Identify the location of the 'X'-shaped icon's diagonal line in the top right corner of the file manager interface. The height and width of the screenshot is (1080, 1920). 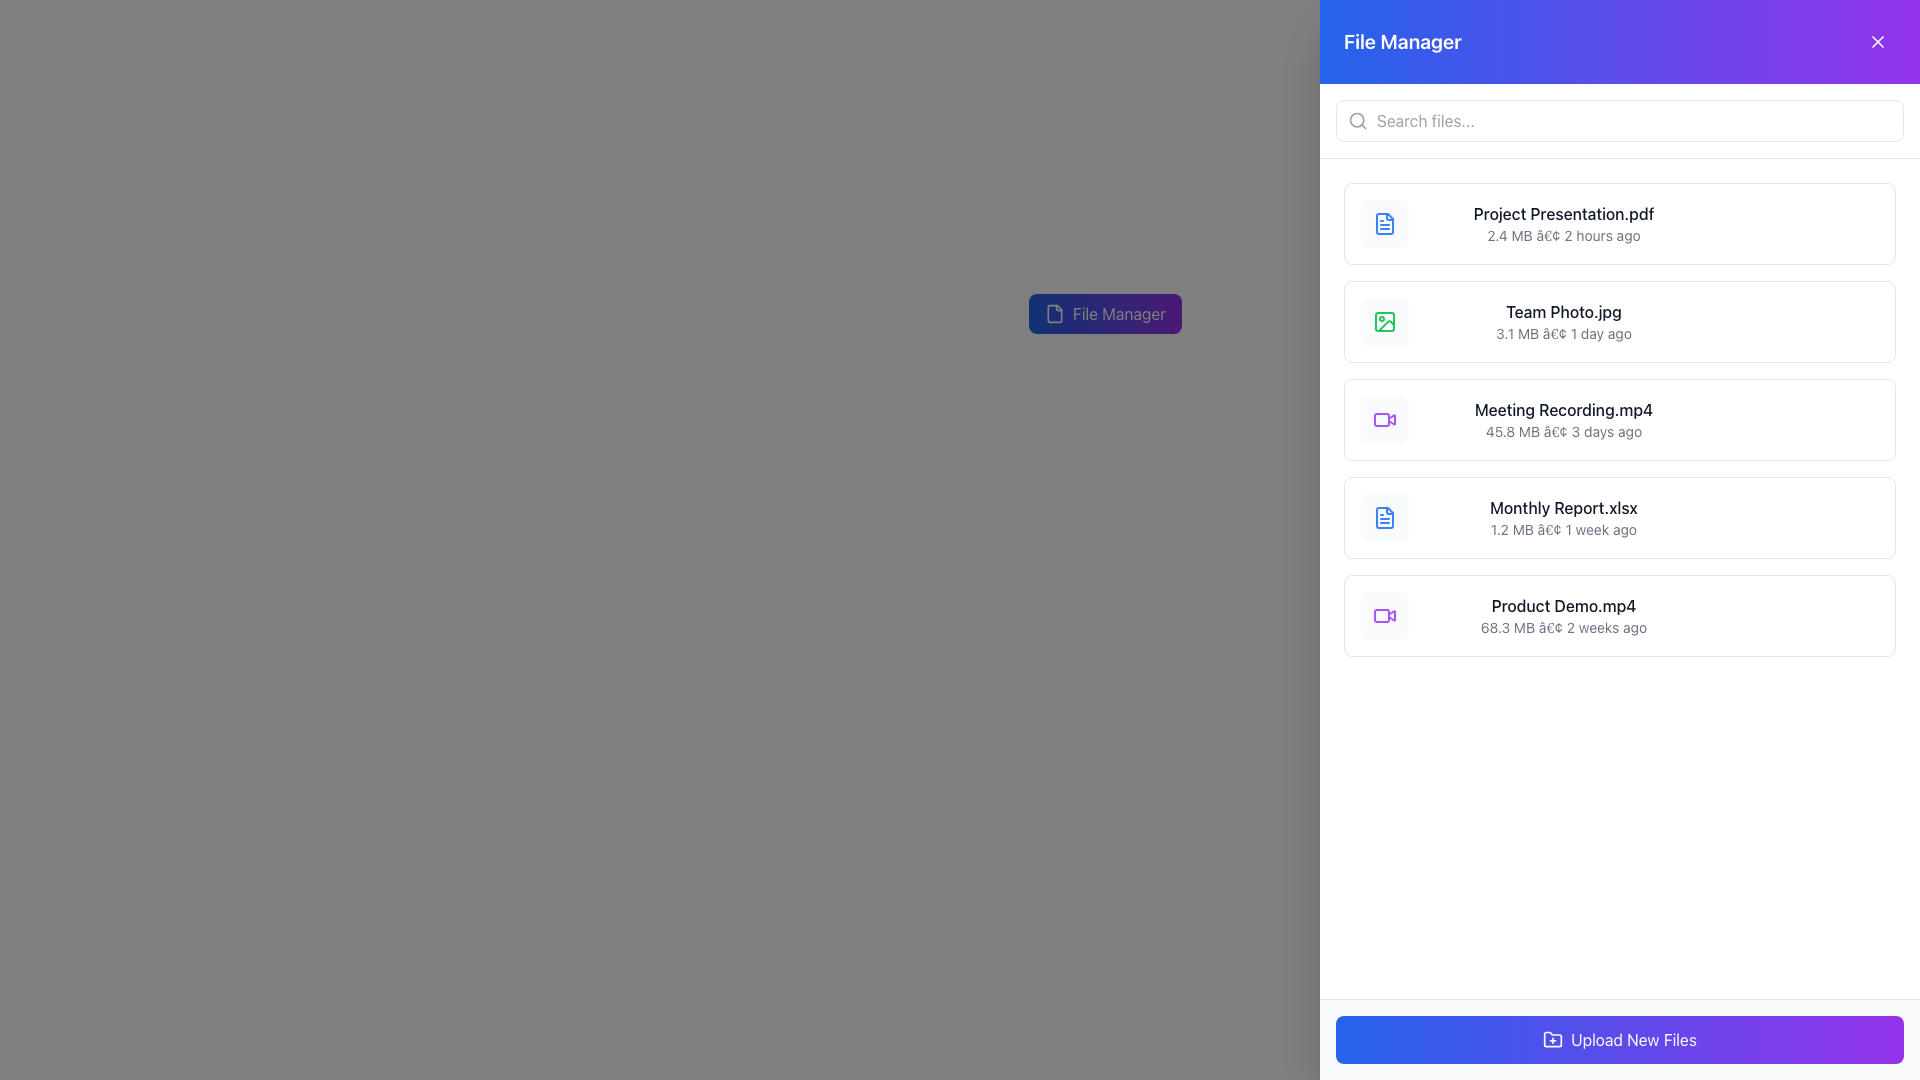
(1876, 42).